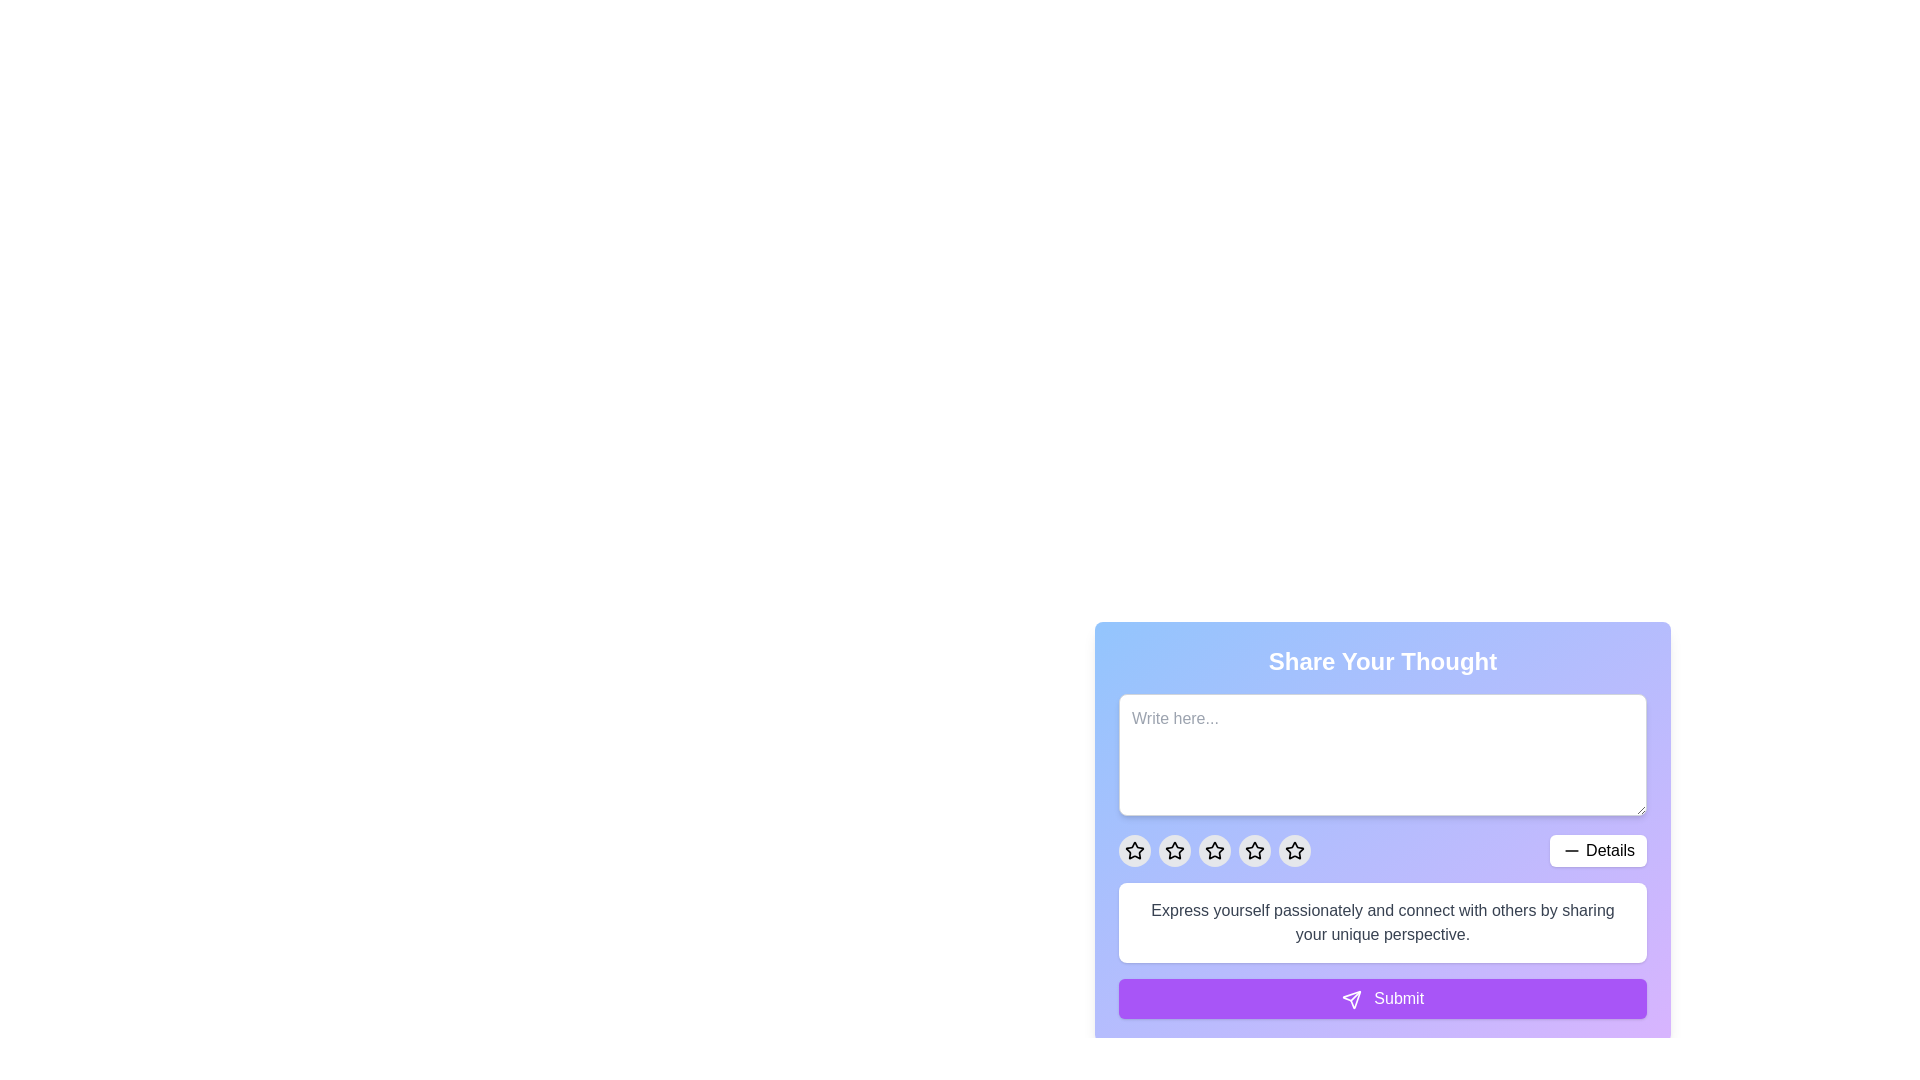 This screenshot has height=1080, width=1920. What do you see at coordinates (1175, 850) in the screenshot?
I see `the second star icon in the rating row beneath the 'Share Your Thought' text input box` at bounding box center [1175, 850].